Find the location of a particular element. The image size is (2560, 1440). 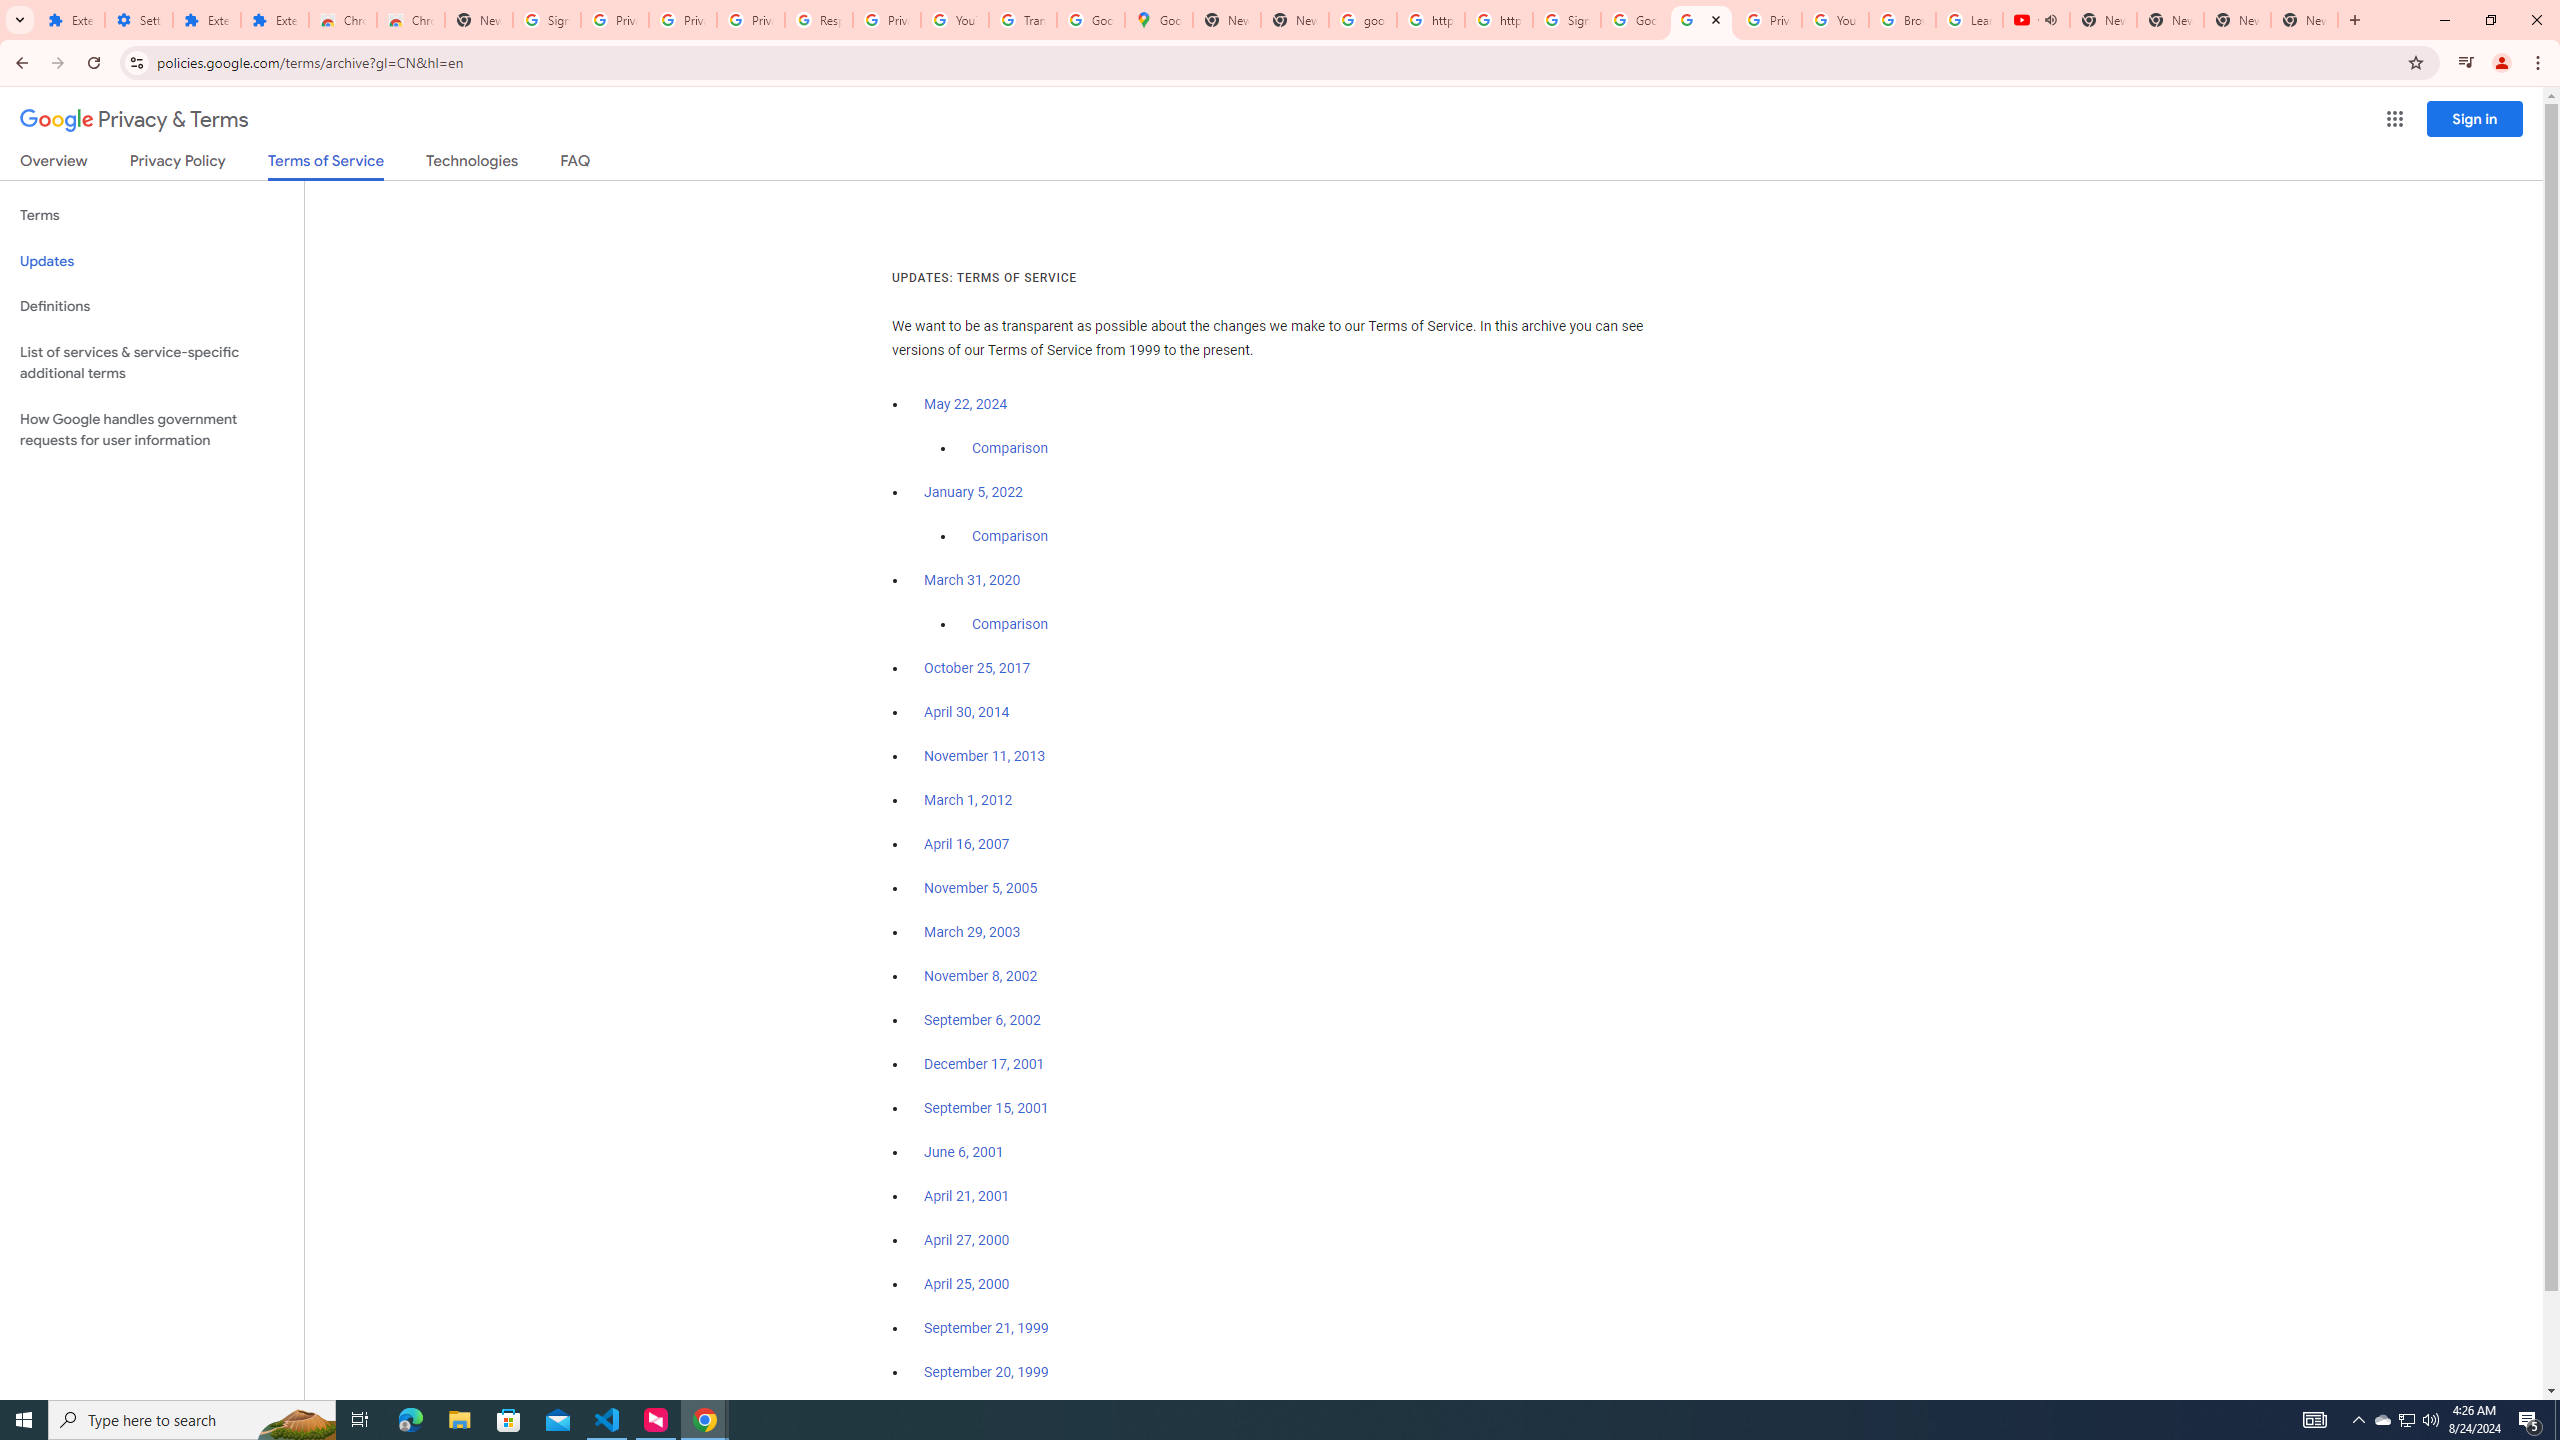

'April 25, 2000' is located at coordinates (966, 1282).